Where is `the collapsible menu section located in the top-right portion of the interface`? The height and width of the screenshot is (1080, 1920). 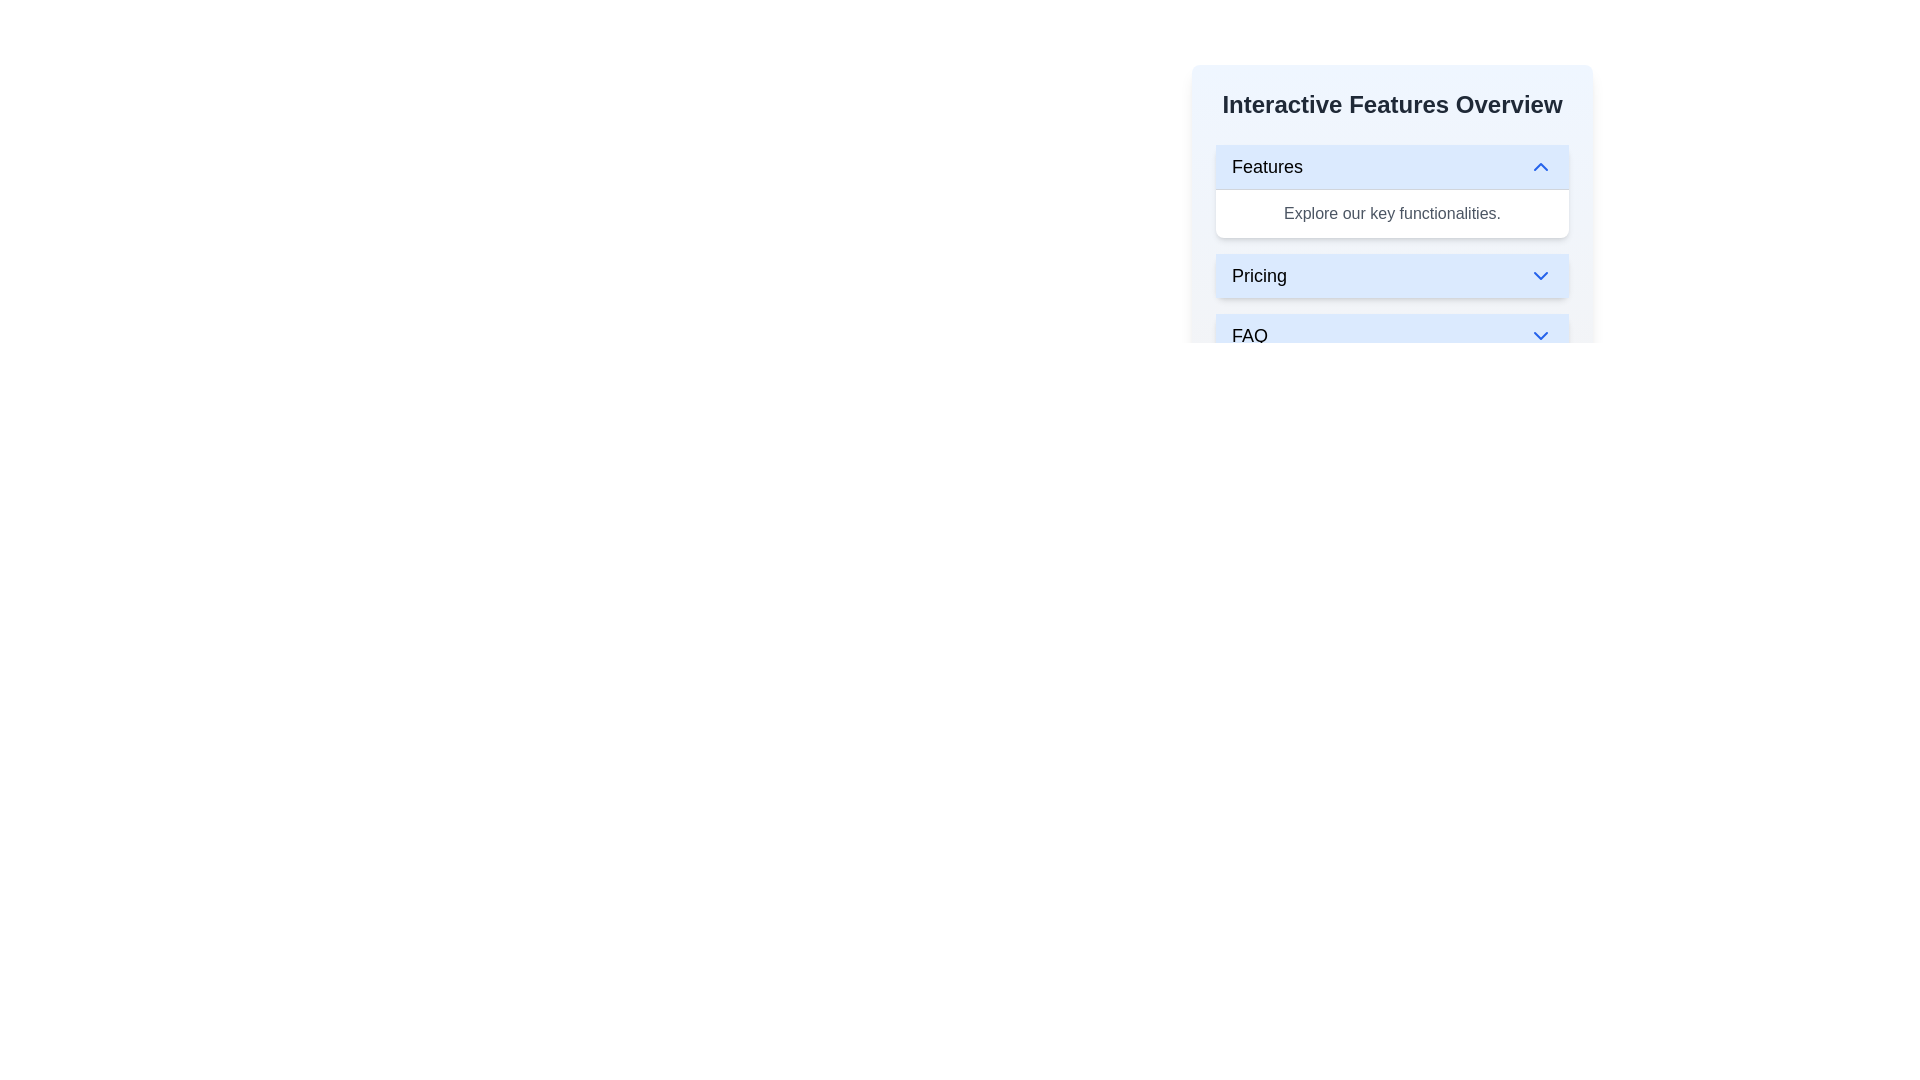
the collapsible menu section located in the top-right portion of the interface is located at coordinates (1391, 192).